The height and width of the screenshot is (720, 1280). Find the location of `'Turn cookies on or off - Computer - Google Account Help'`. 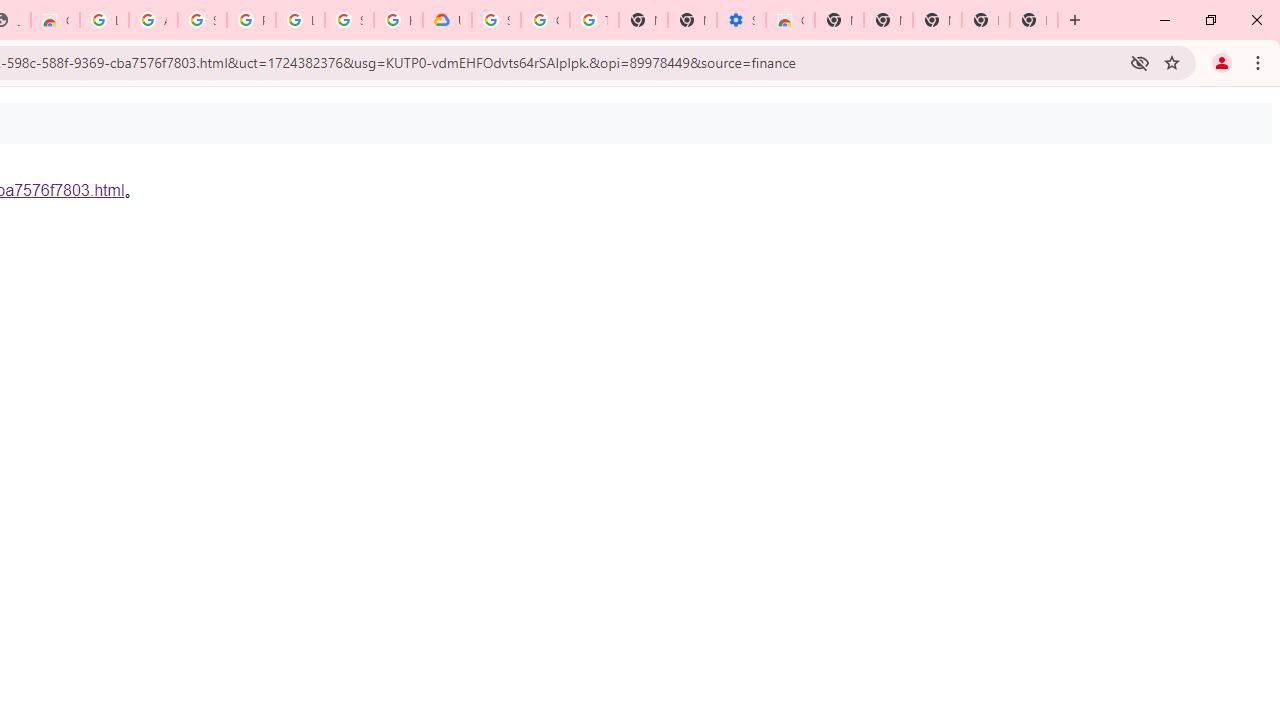

'Turn cookies on or off - Computer - Google Account Help' is located at coordinates (593, 20).